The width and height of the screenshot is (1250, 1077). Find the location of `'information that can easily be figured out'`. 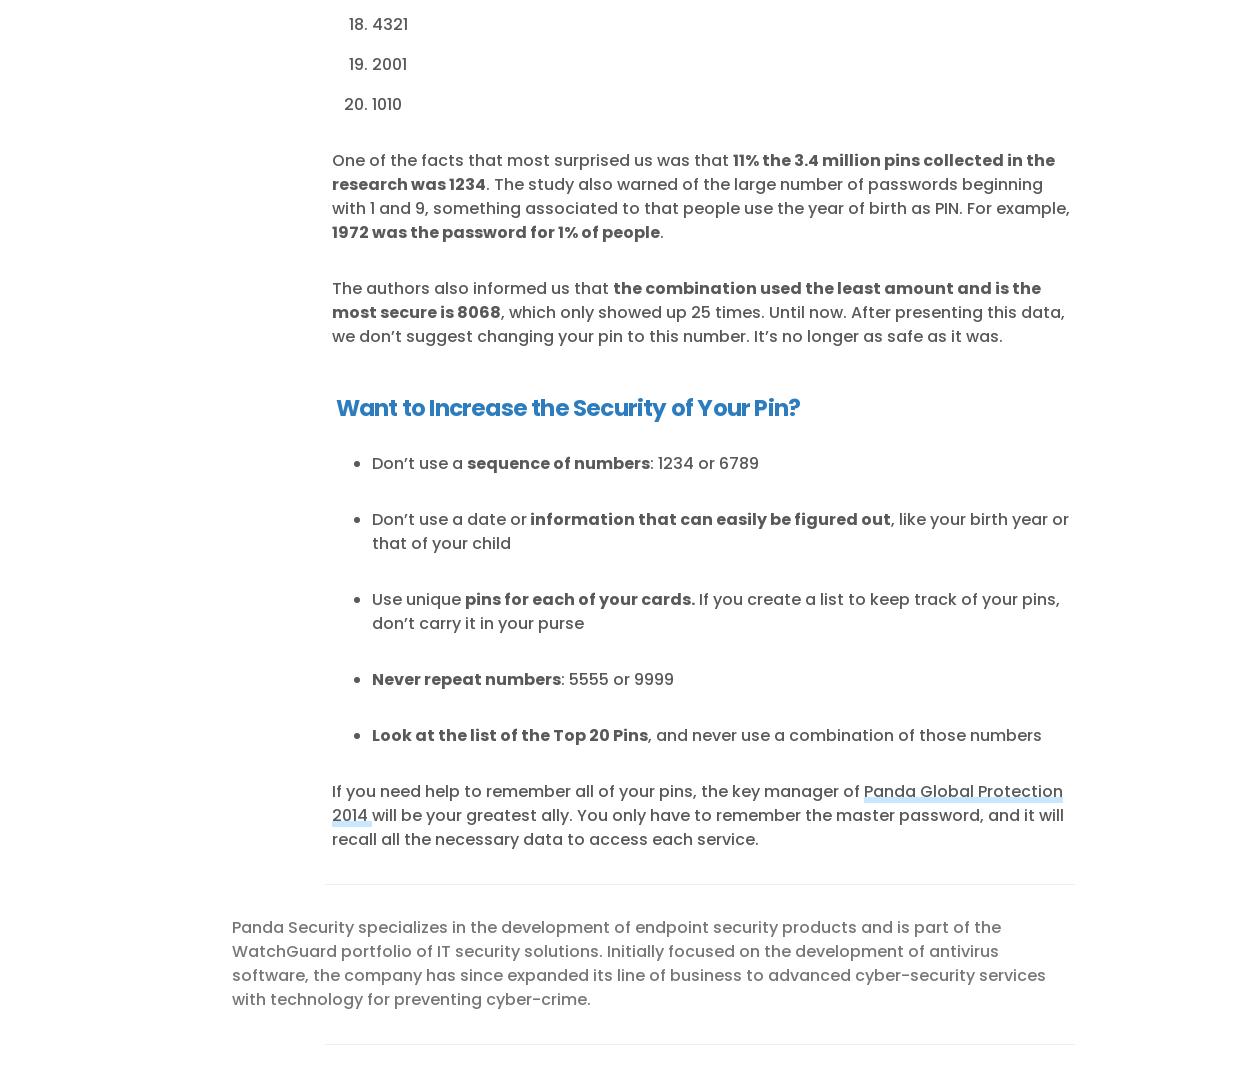

'information that can easily be figured out' is located at coordinates (707, 517).